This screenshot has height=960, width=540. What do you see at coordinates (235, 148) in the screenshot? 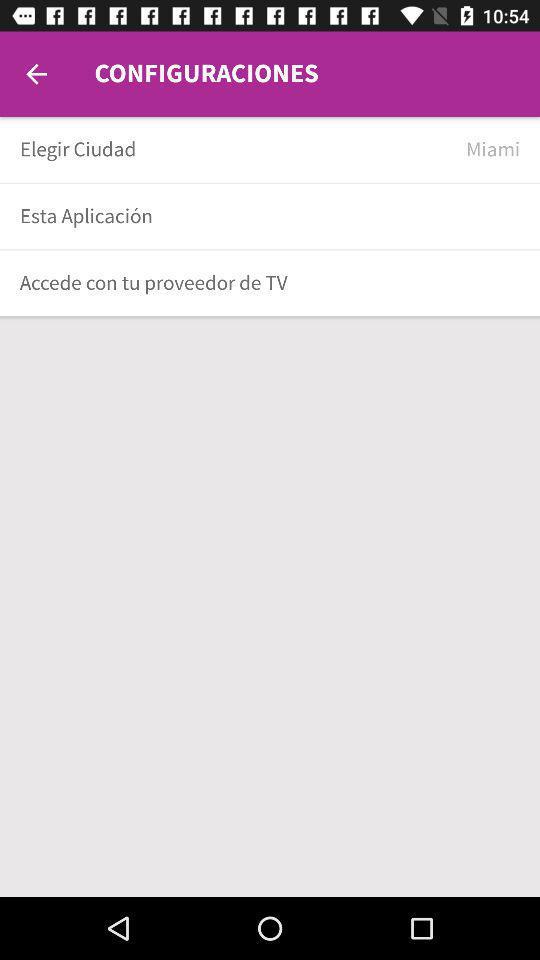
I see `the item to the left of miami icon` at bounding box center [235, 148].